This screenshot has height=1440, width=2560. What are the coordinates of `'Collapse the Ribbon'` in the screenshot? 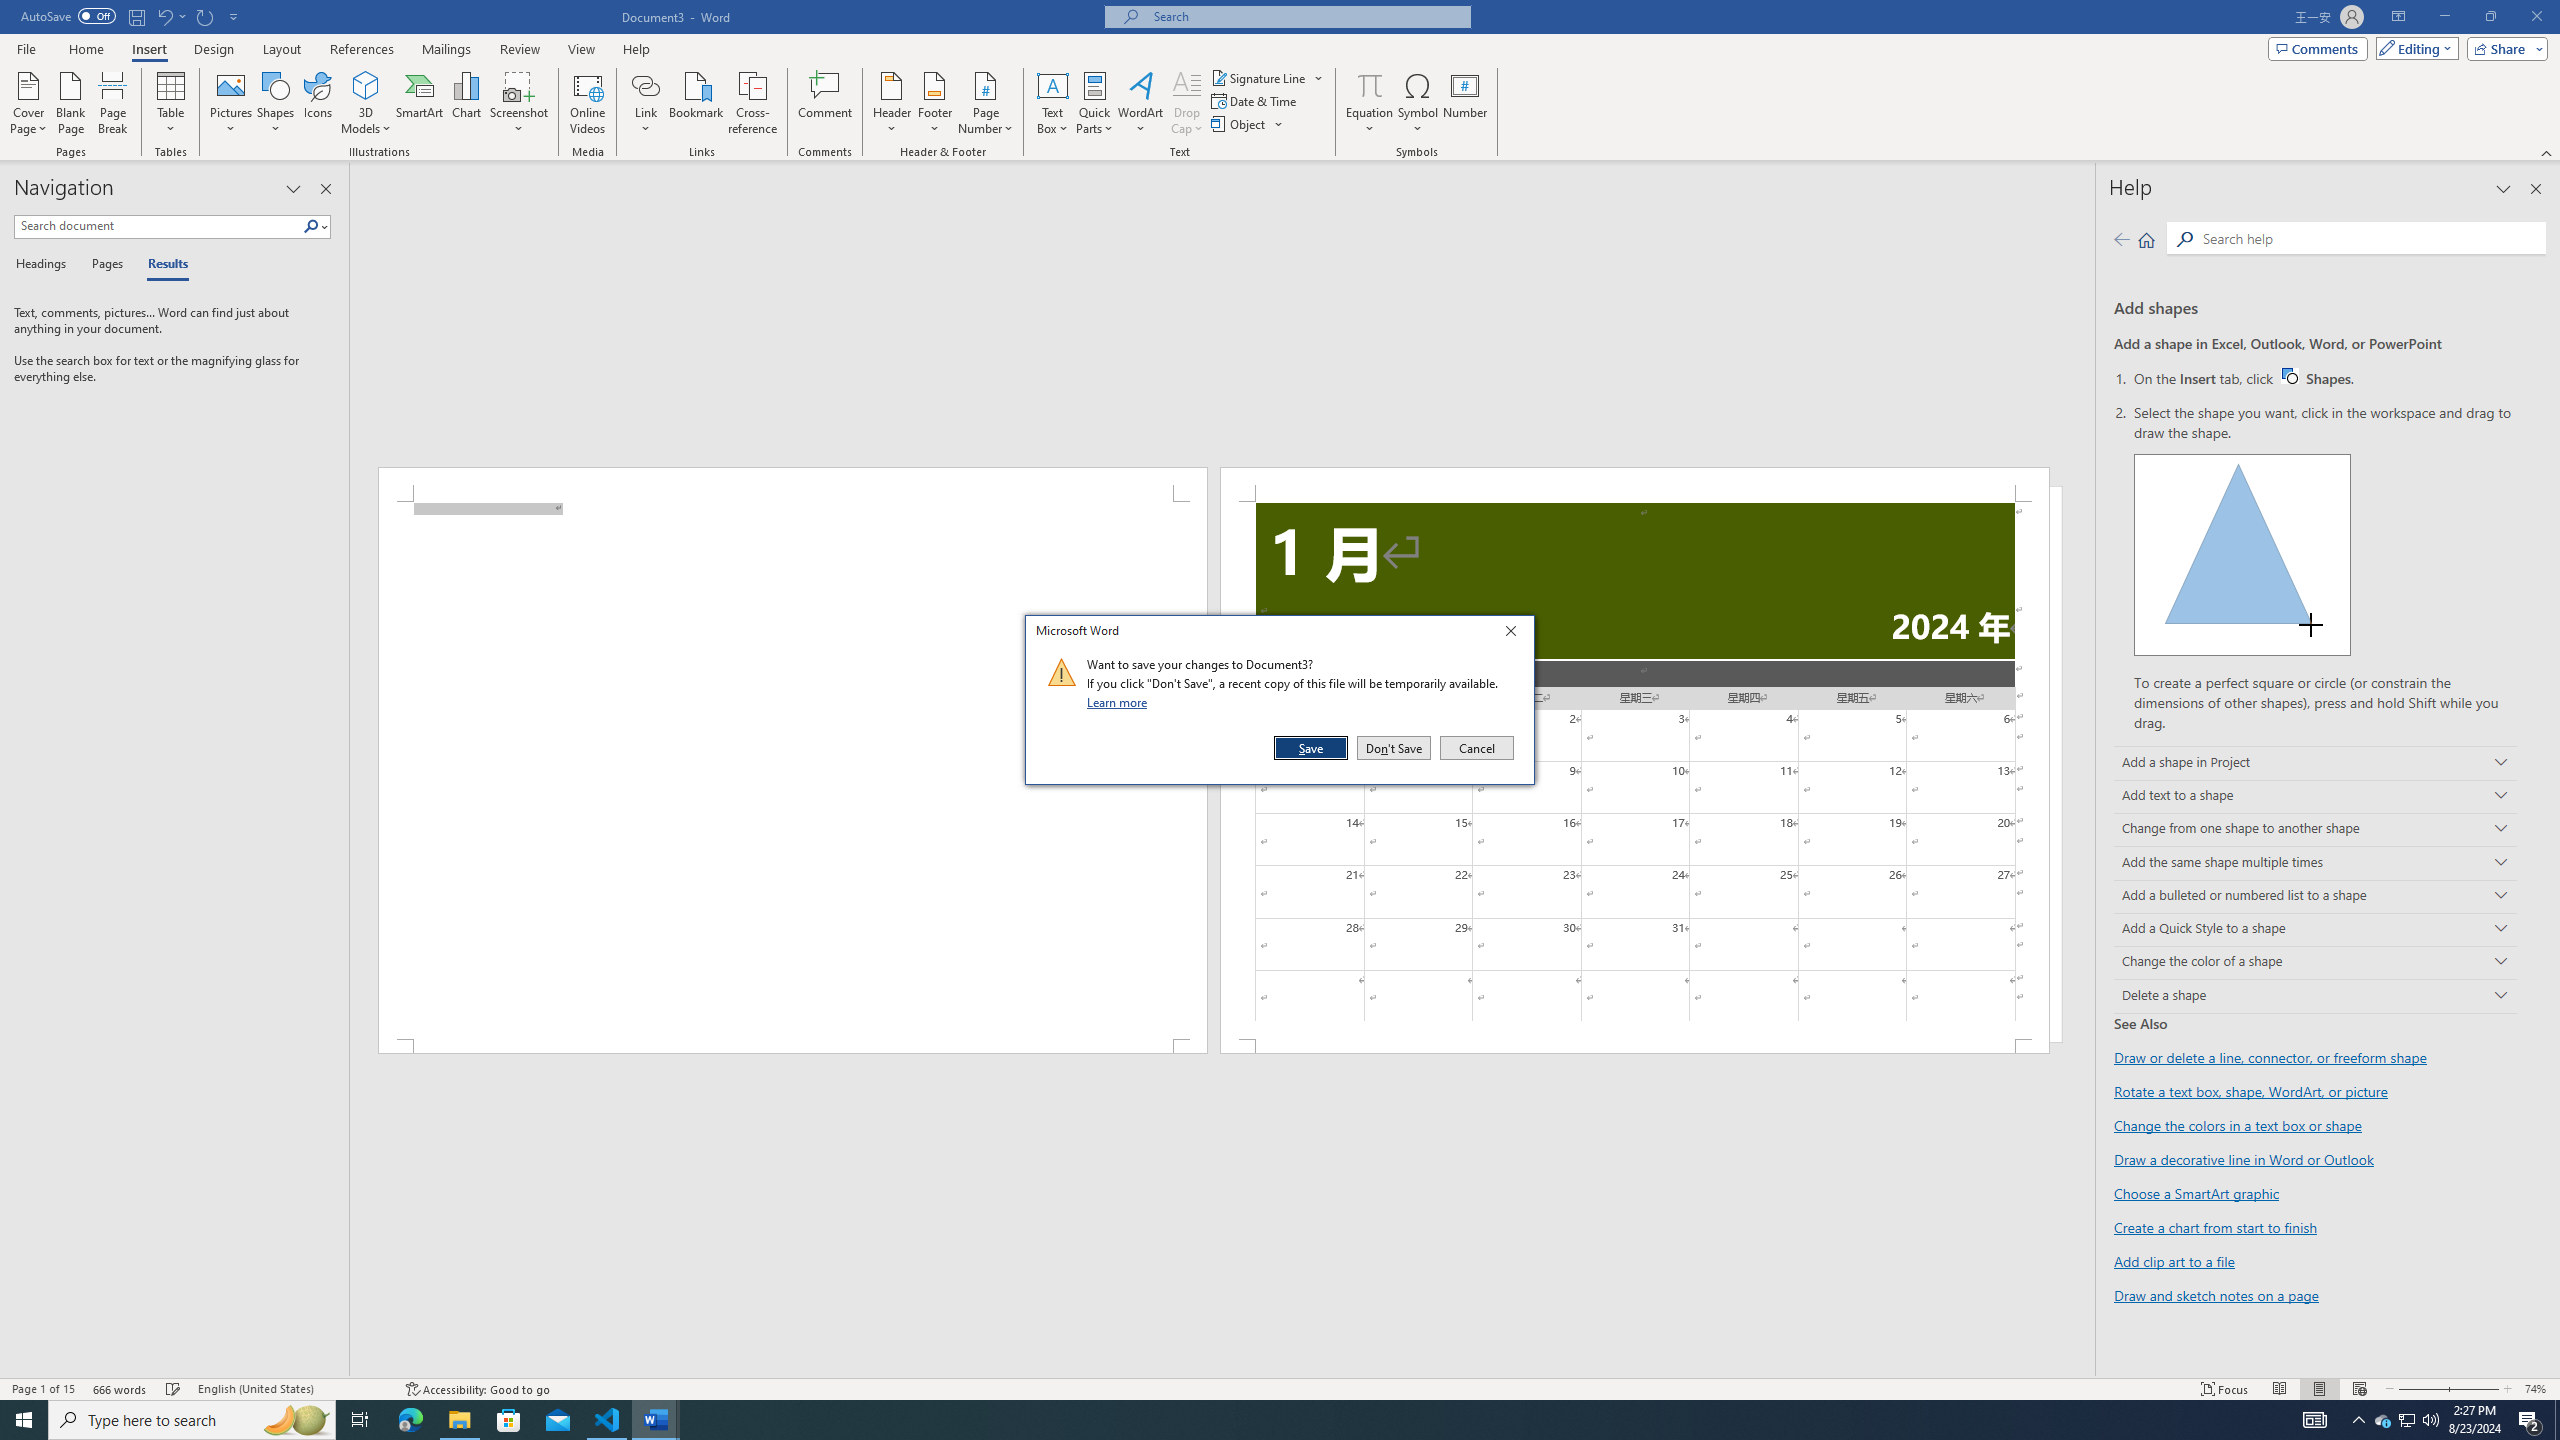 It's located at (2547, 153).